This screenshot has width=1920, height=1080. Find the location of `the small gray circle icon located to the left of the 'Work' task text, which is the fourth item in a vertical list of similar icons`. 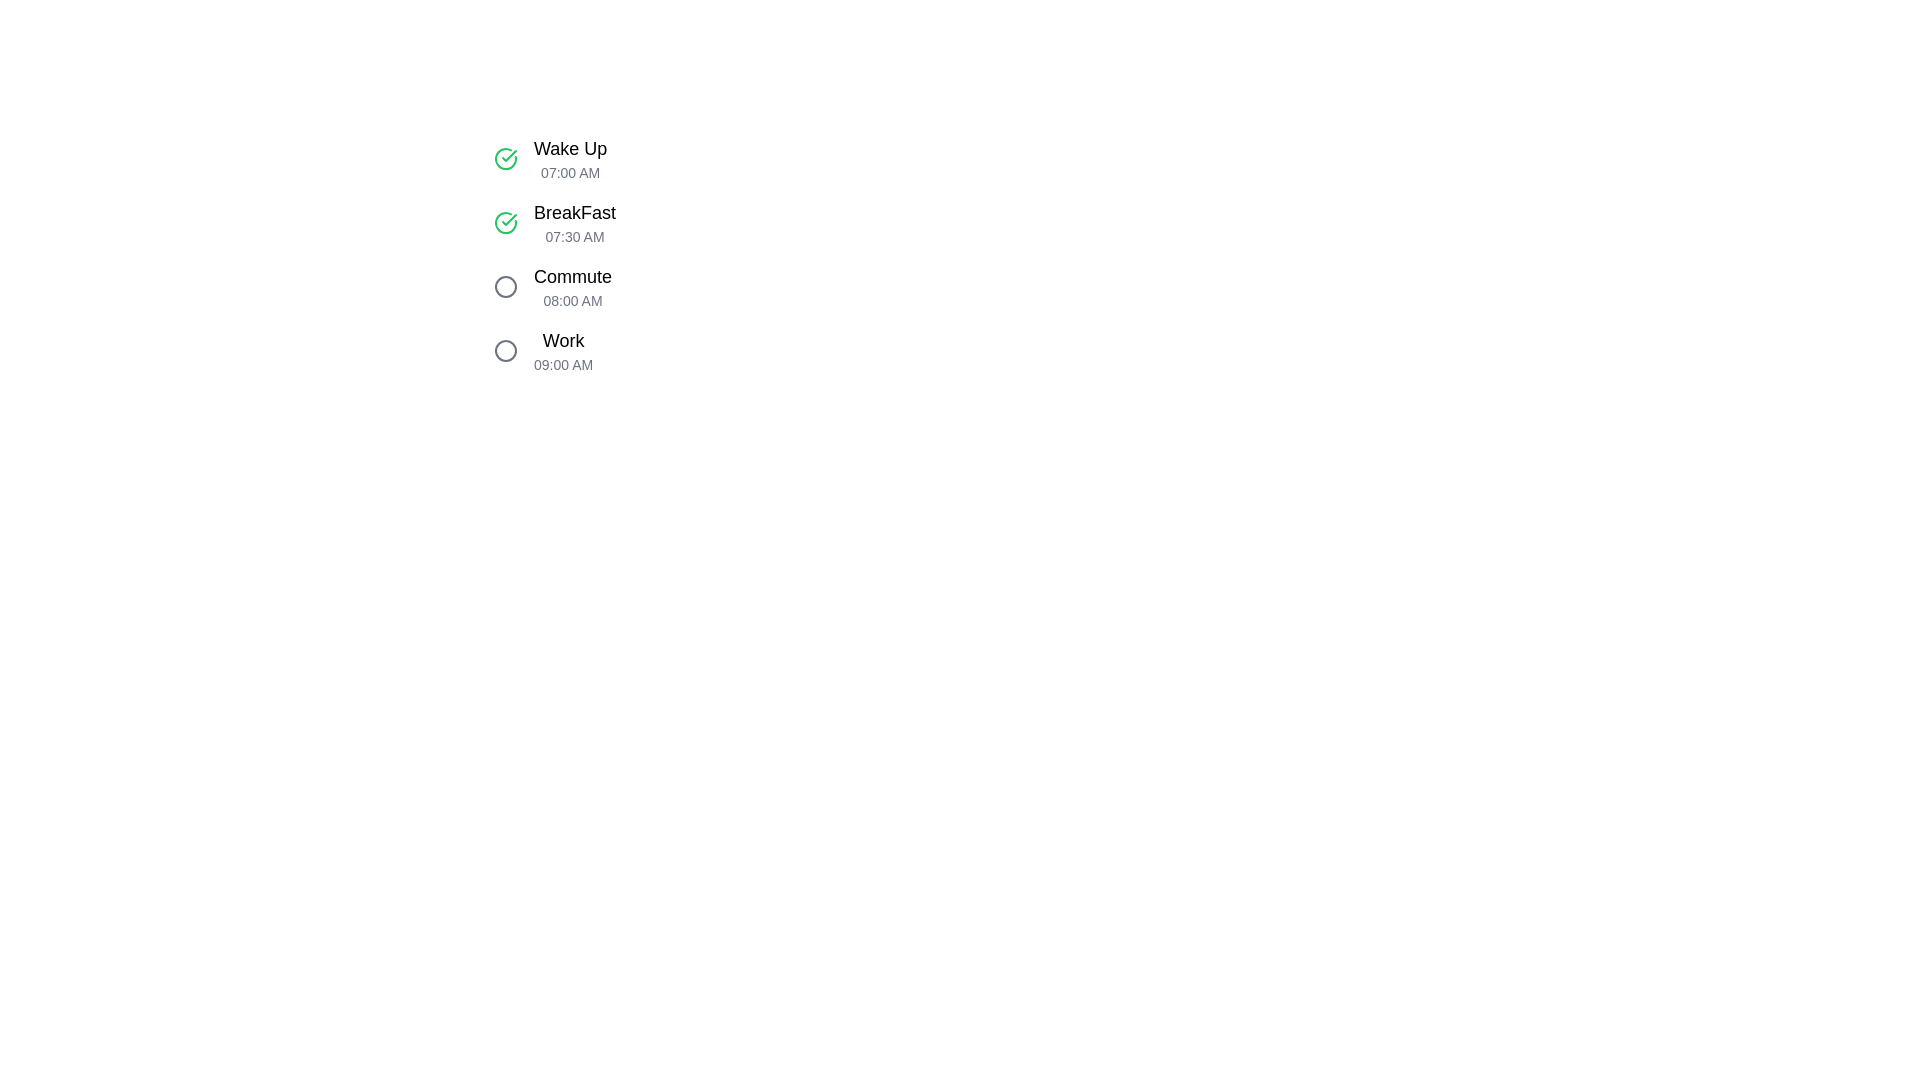

the small gray circle icon located to the left of the 'Work' task text, which is the fourth item in a vertical list of similar icons is located at coordinates (505, 350).